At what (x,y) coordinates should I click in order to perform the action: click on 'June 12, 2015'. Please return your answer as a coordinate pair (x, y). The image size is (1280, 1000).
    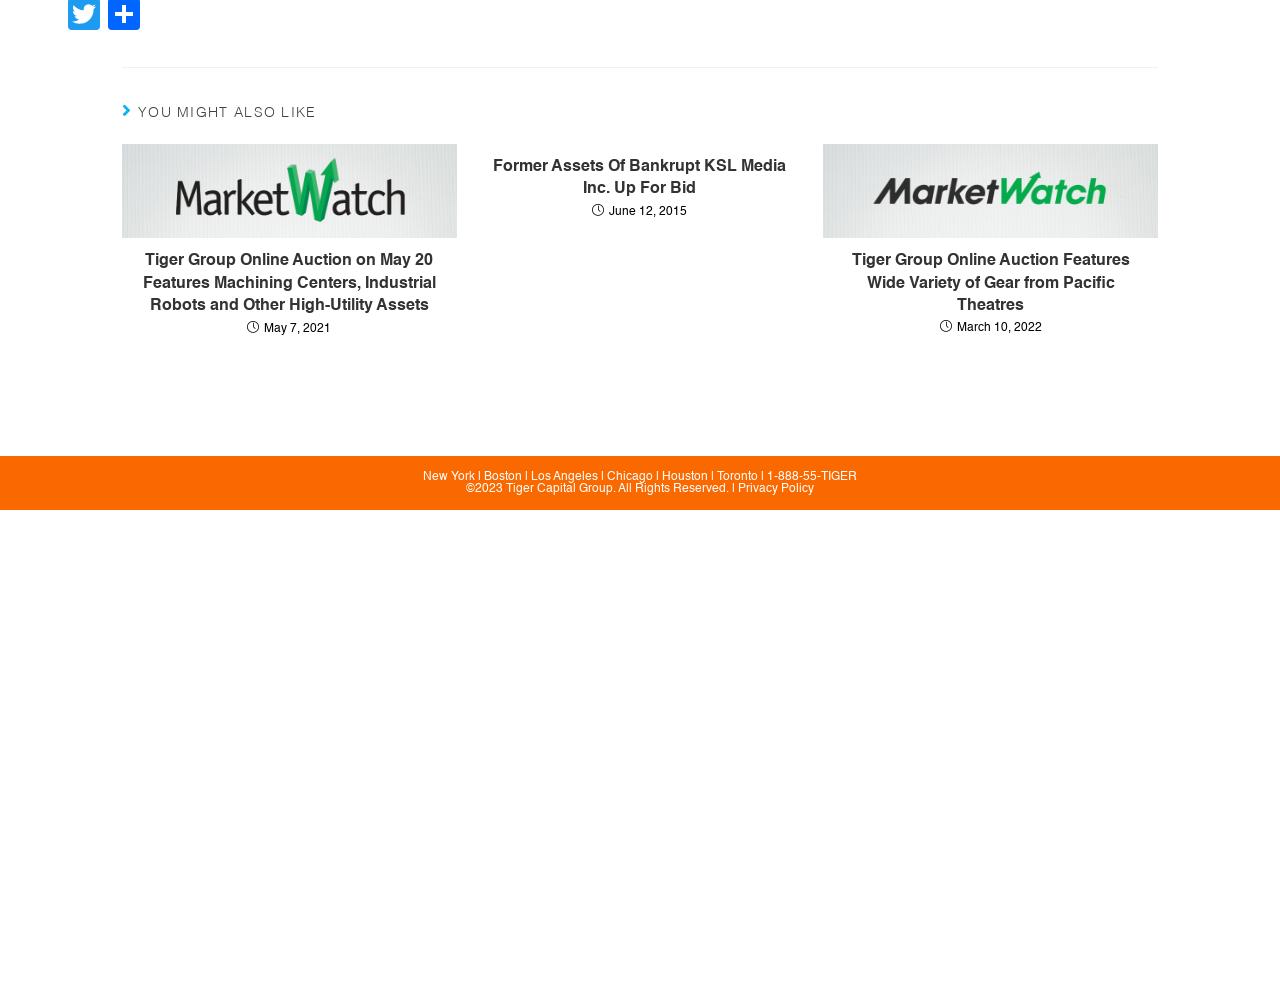
    Looking at the image, I should click on (647, 210).